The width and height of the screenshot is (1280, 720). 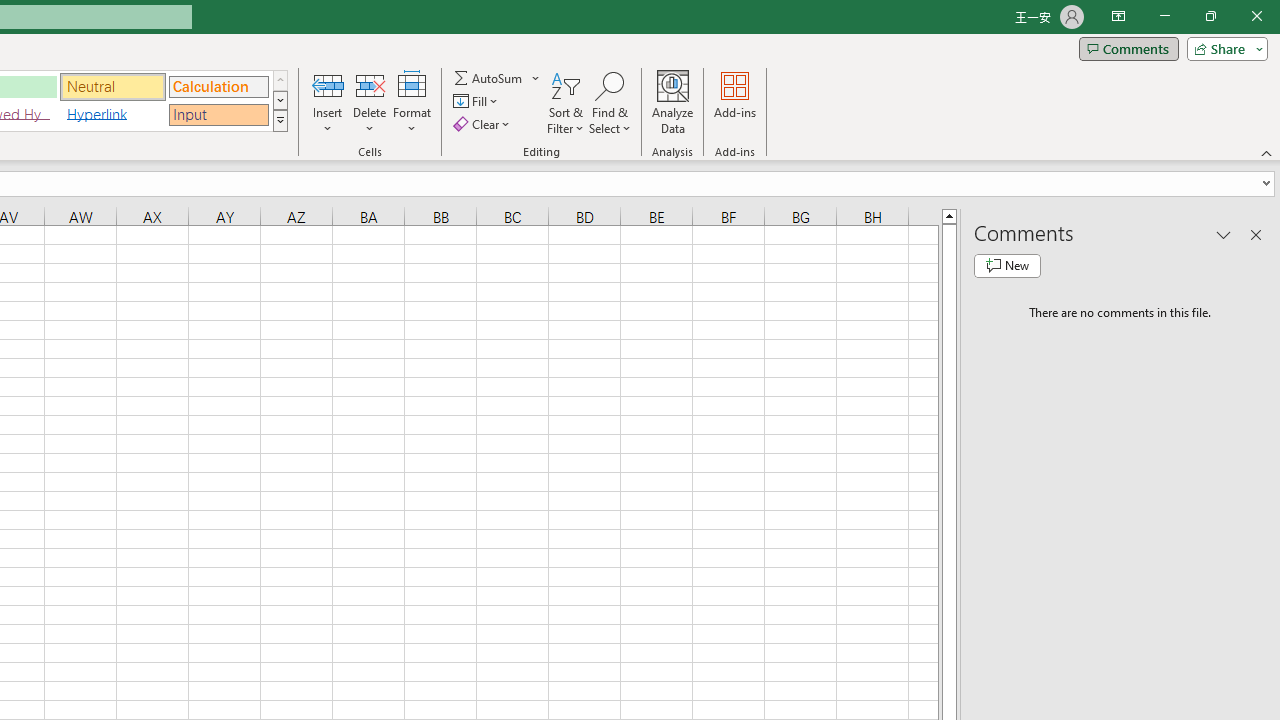 I want to click on 'Hyperlink', so click(x=112, y=114).